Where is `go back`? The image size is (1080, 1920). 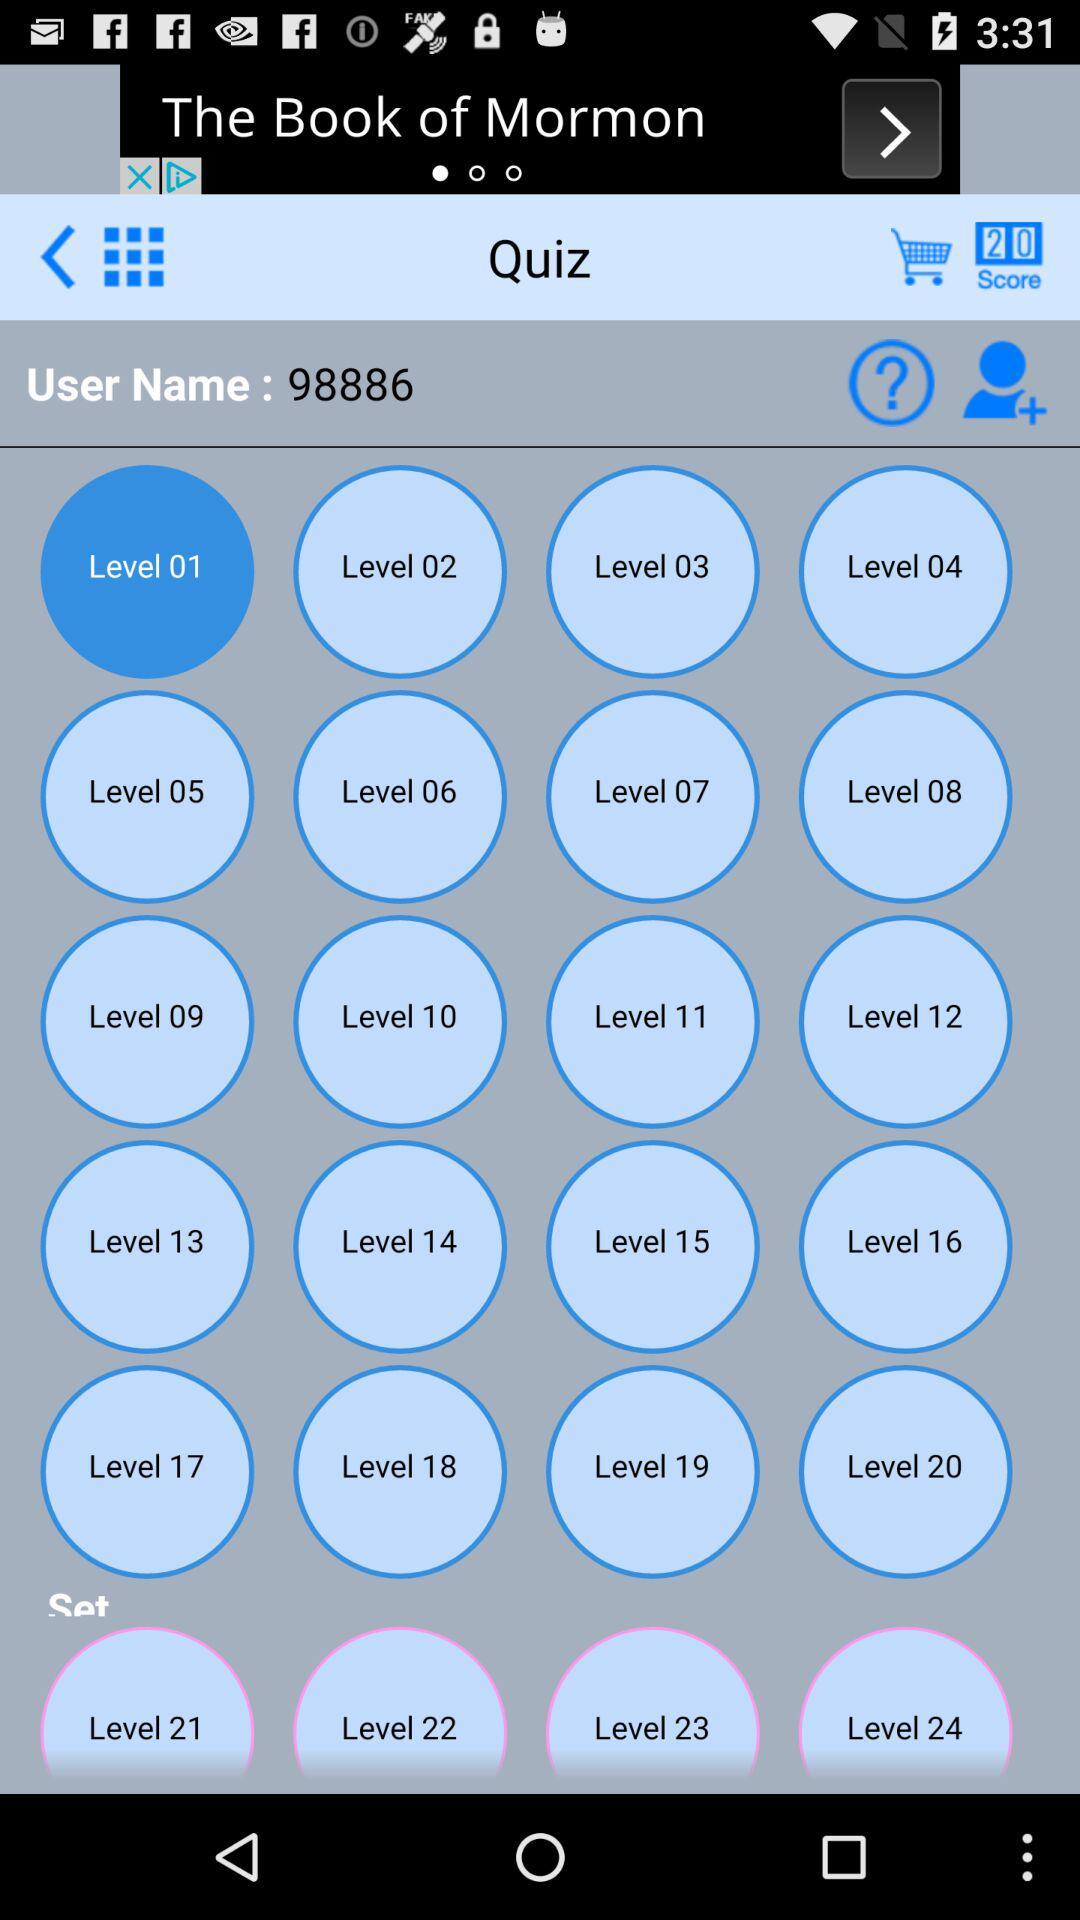 go back is located at coordinates (56, 255).